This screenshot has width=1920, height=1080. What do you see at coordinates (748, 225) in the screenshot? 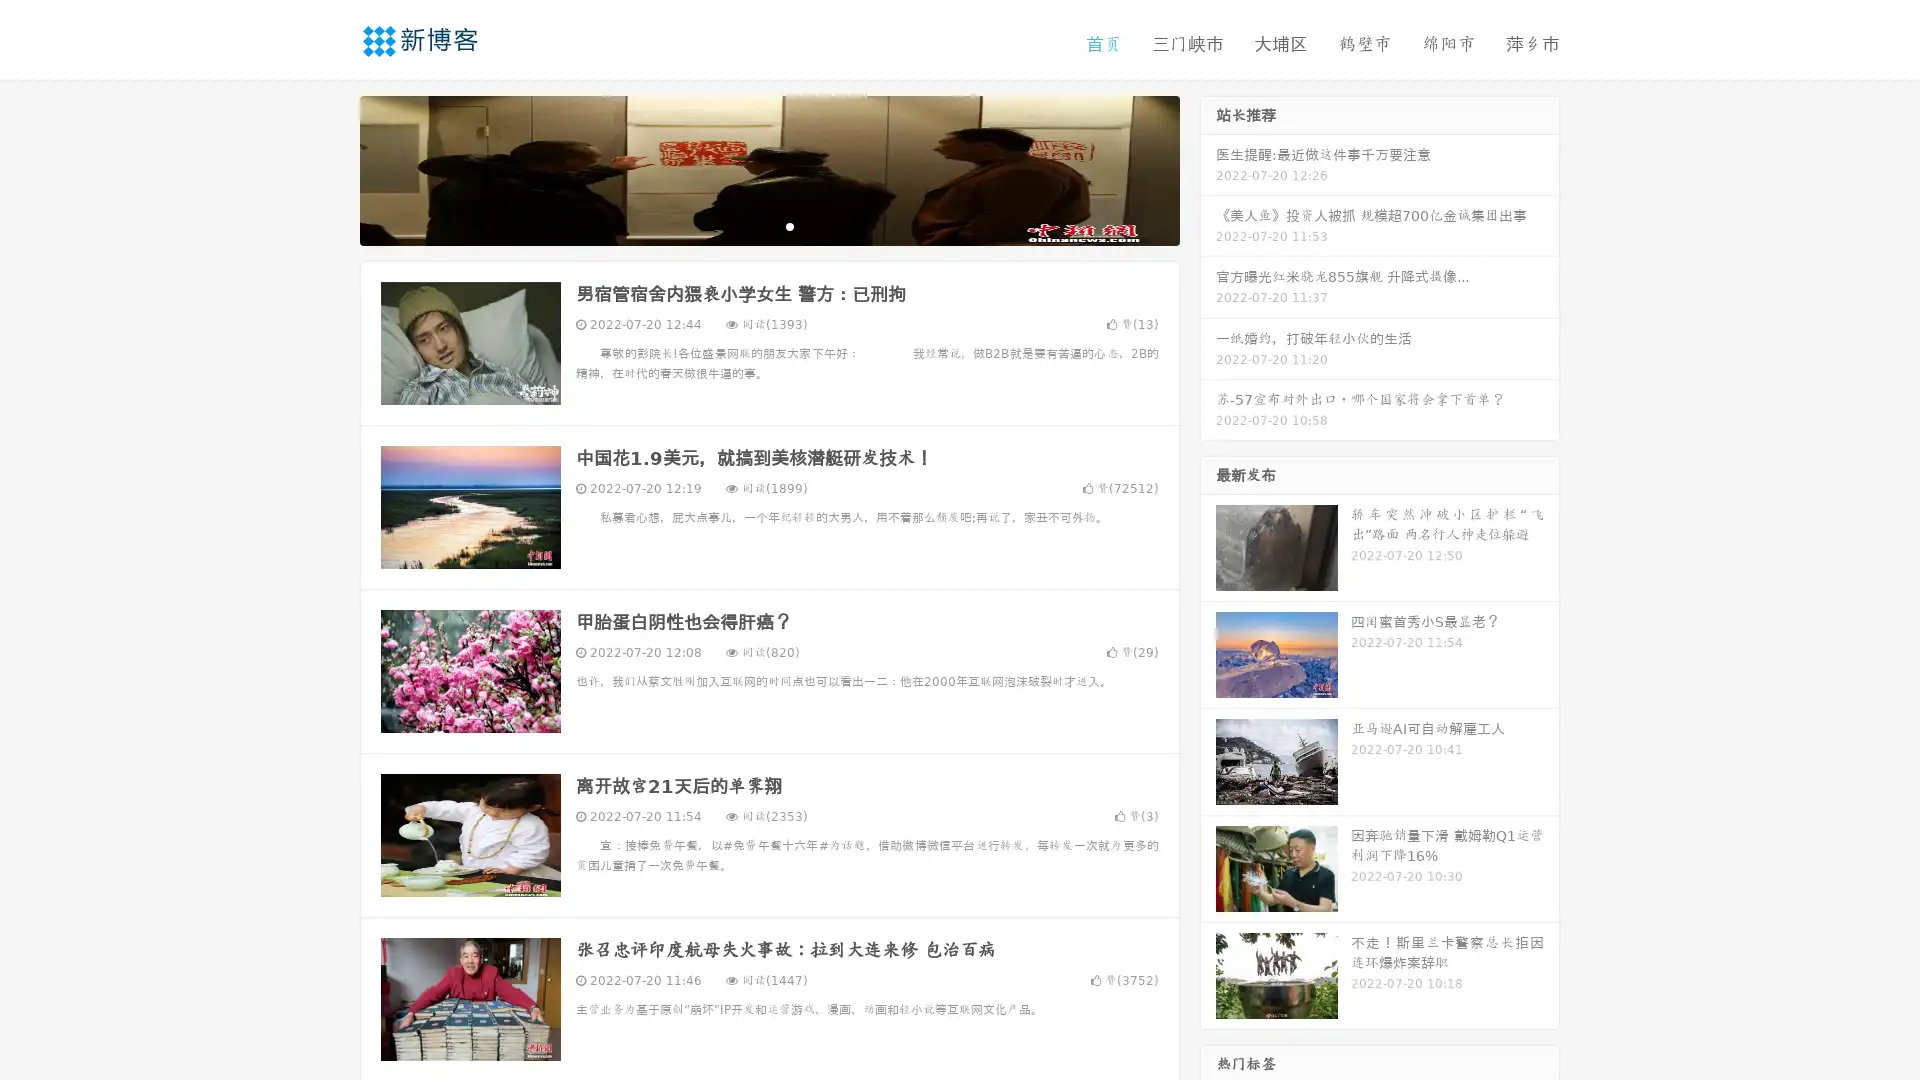
I see `Go to slide 1` at bounding box center [748, 225].